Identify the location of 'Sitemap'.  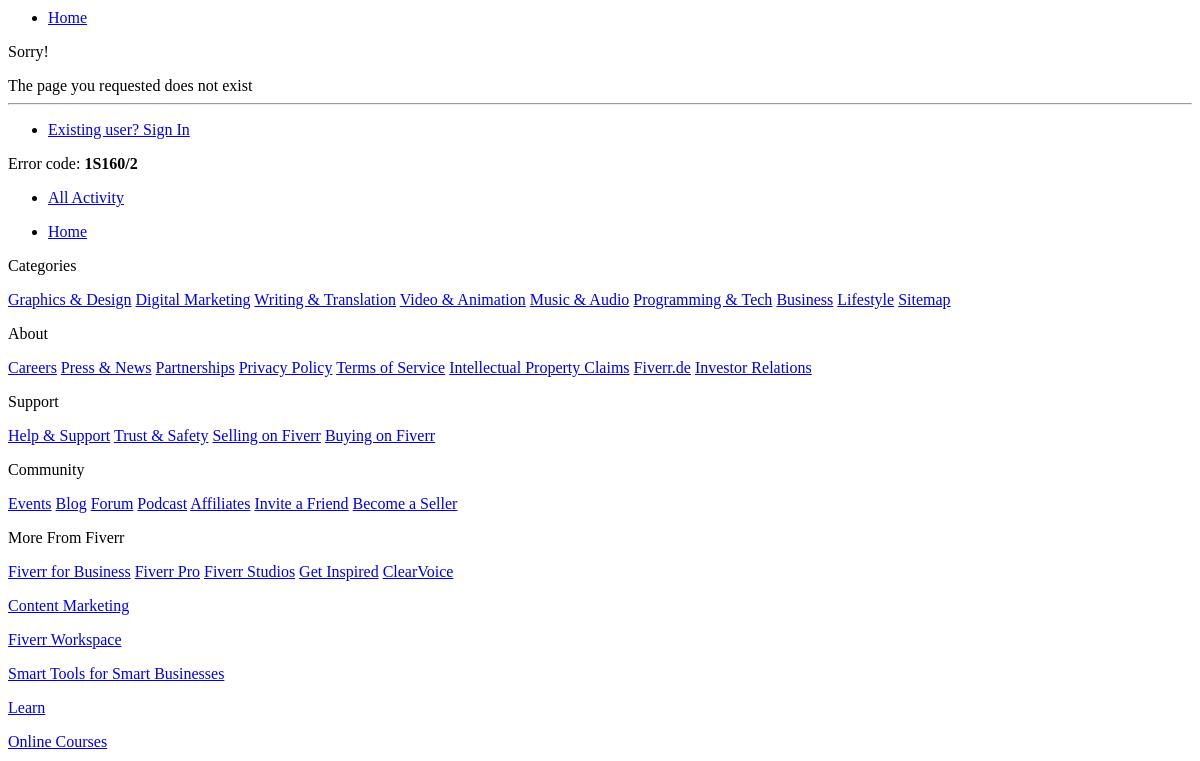
(924, 299).